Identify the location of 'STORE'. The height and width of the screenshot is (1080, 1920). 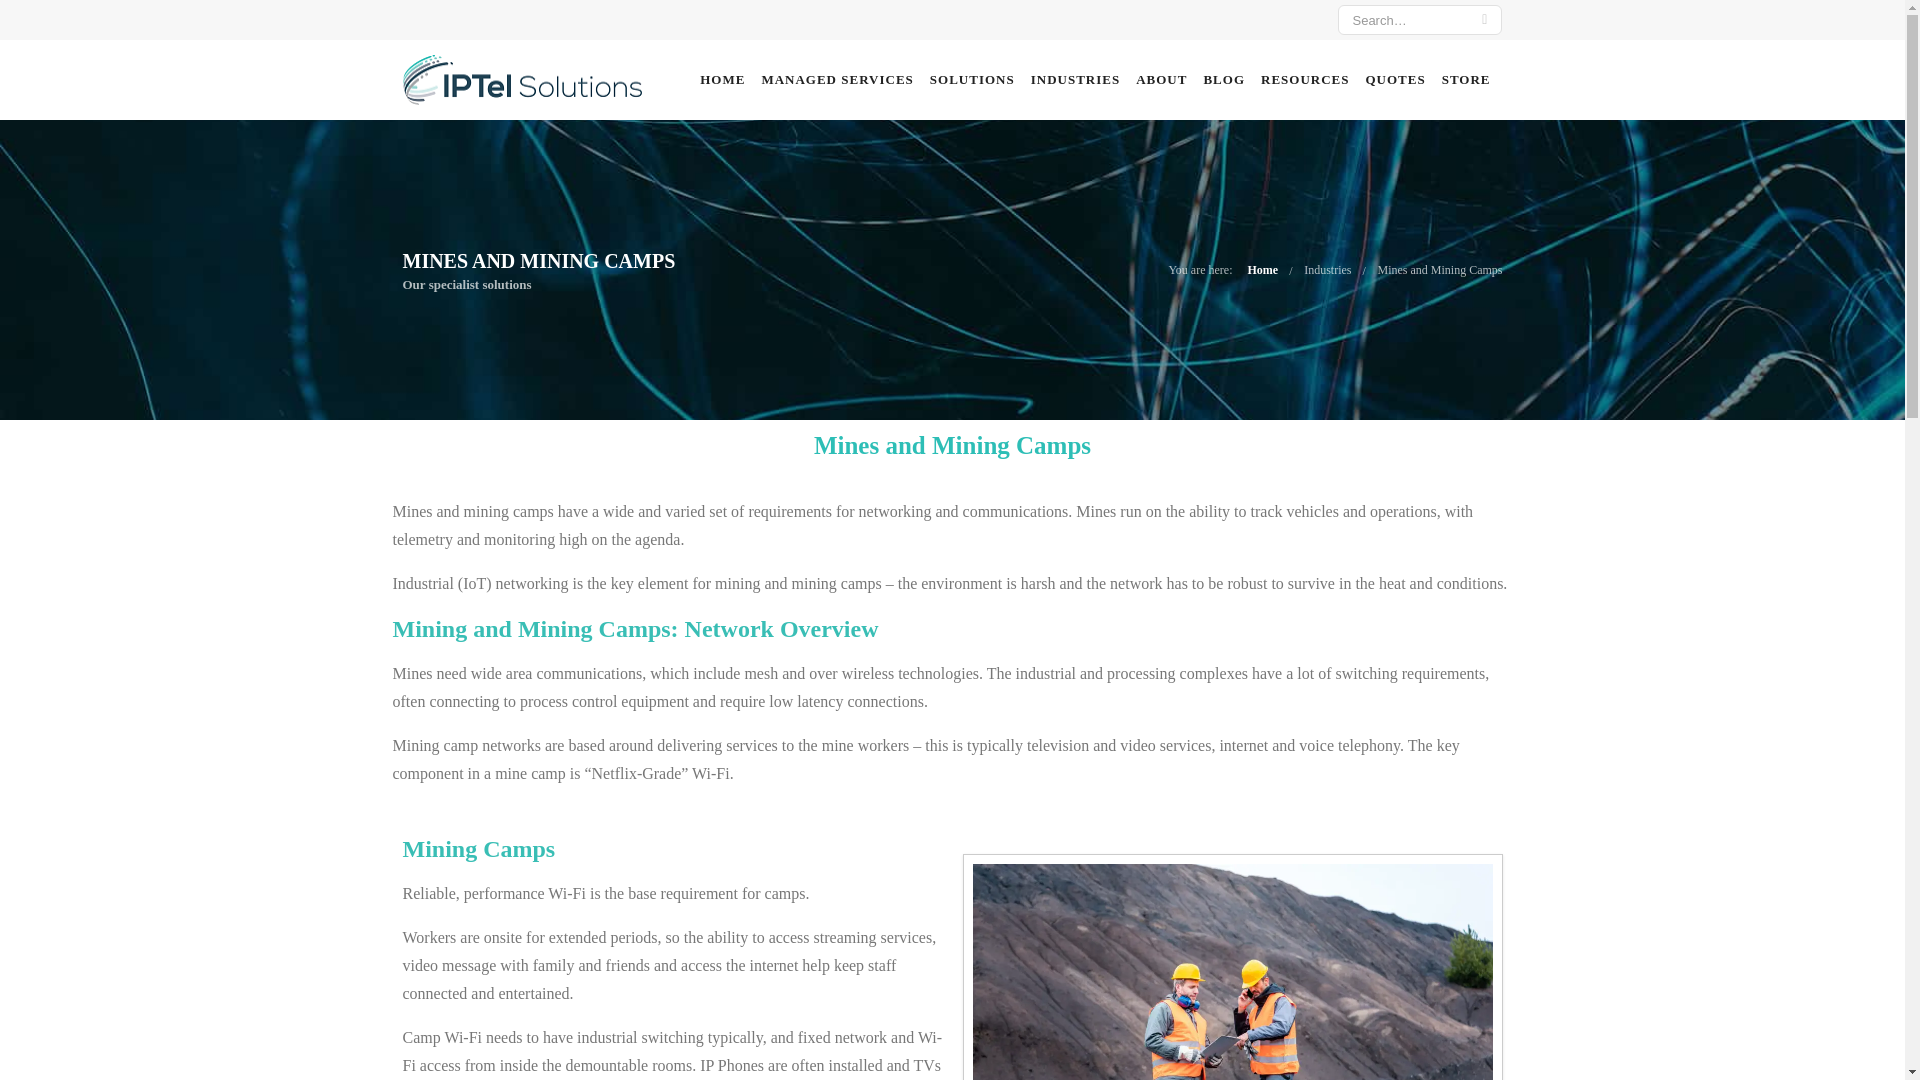
(1466, 79).